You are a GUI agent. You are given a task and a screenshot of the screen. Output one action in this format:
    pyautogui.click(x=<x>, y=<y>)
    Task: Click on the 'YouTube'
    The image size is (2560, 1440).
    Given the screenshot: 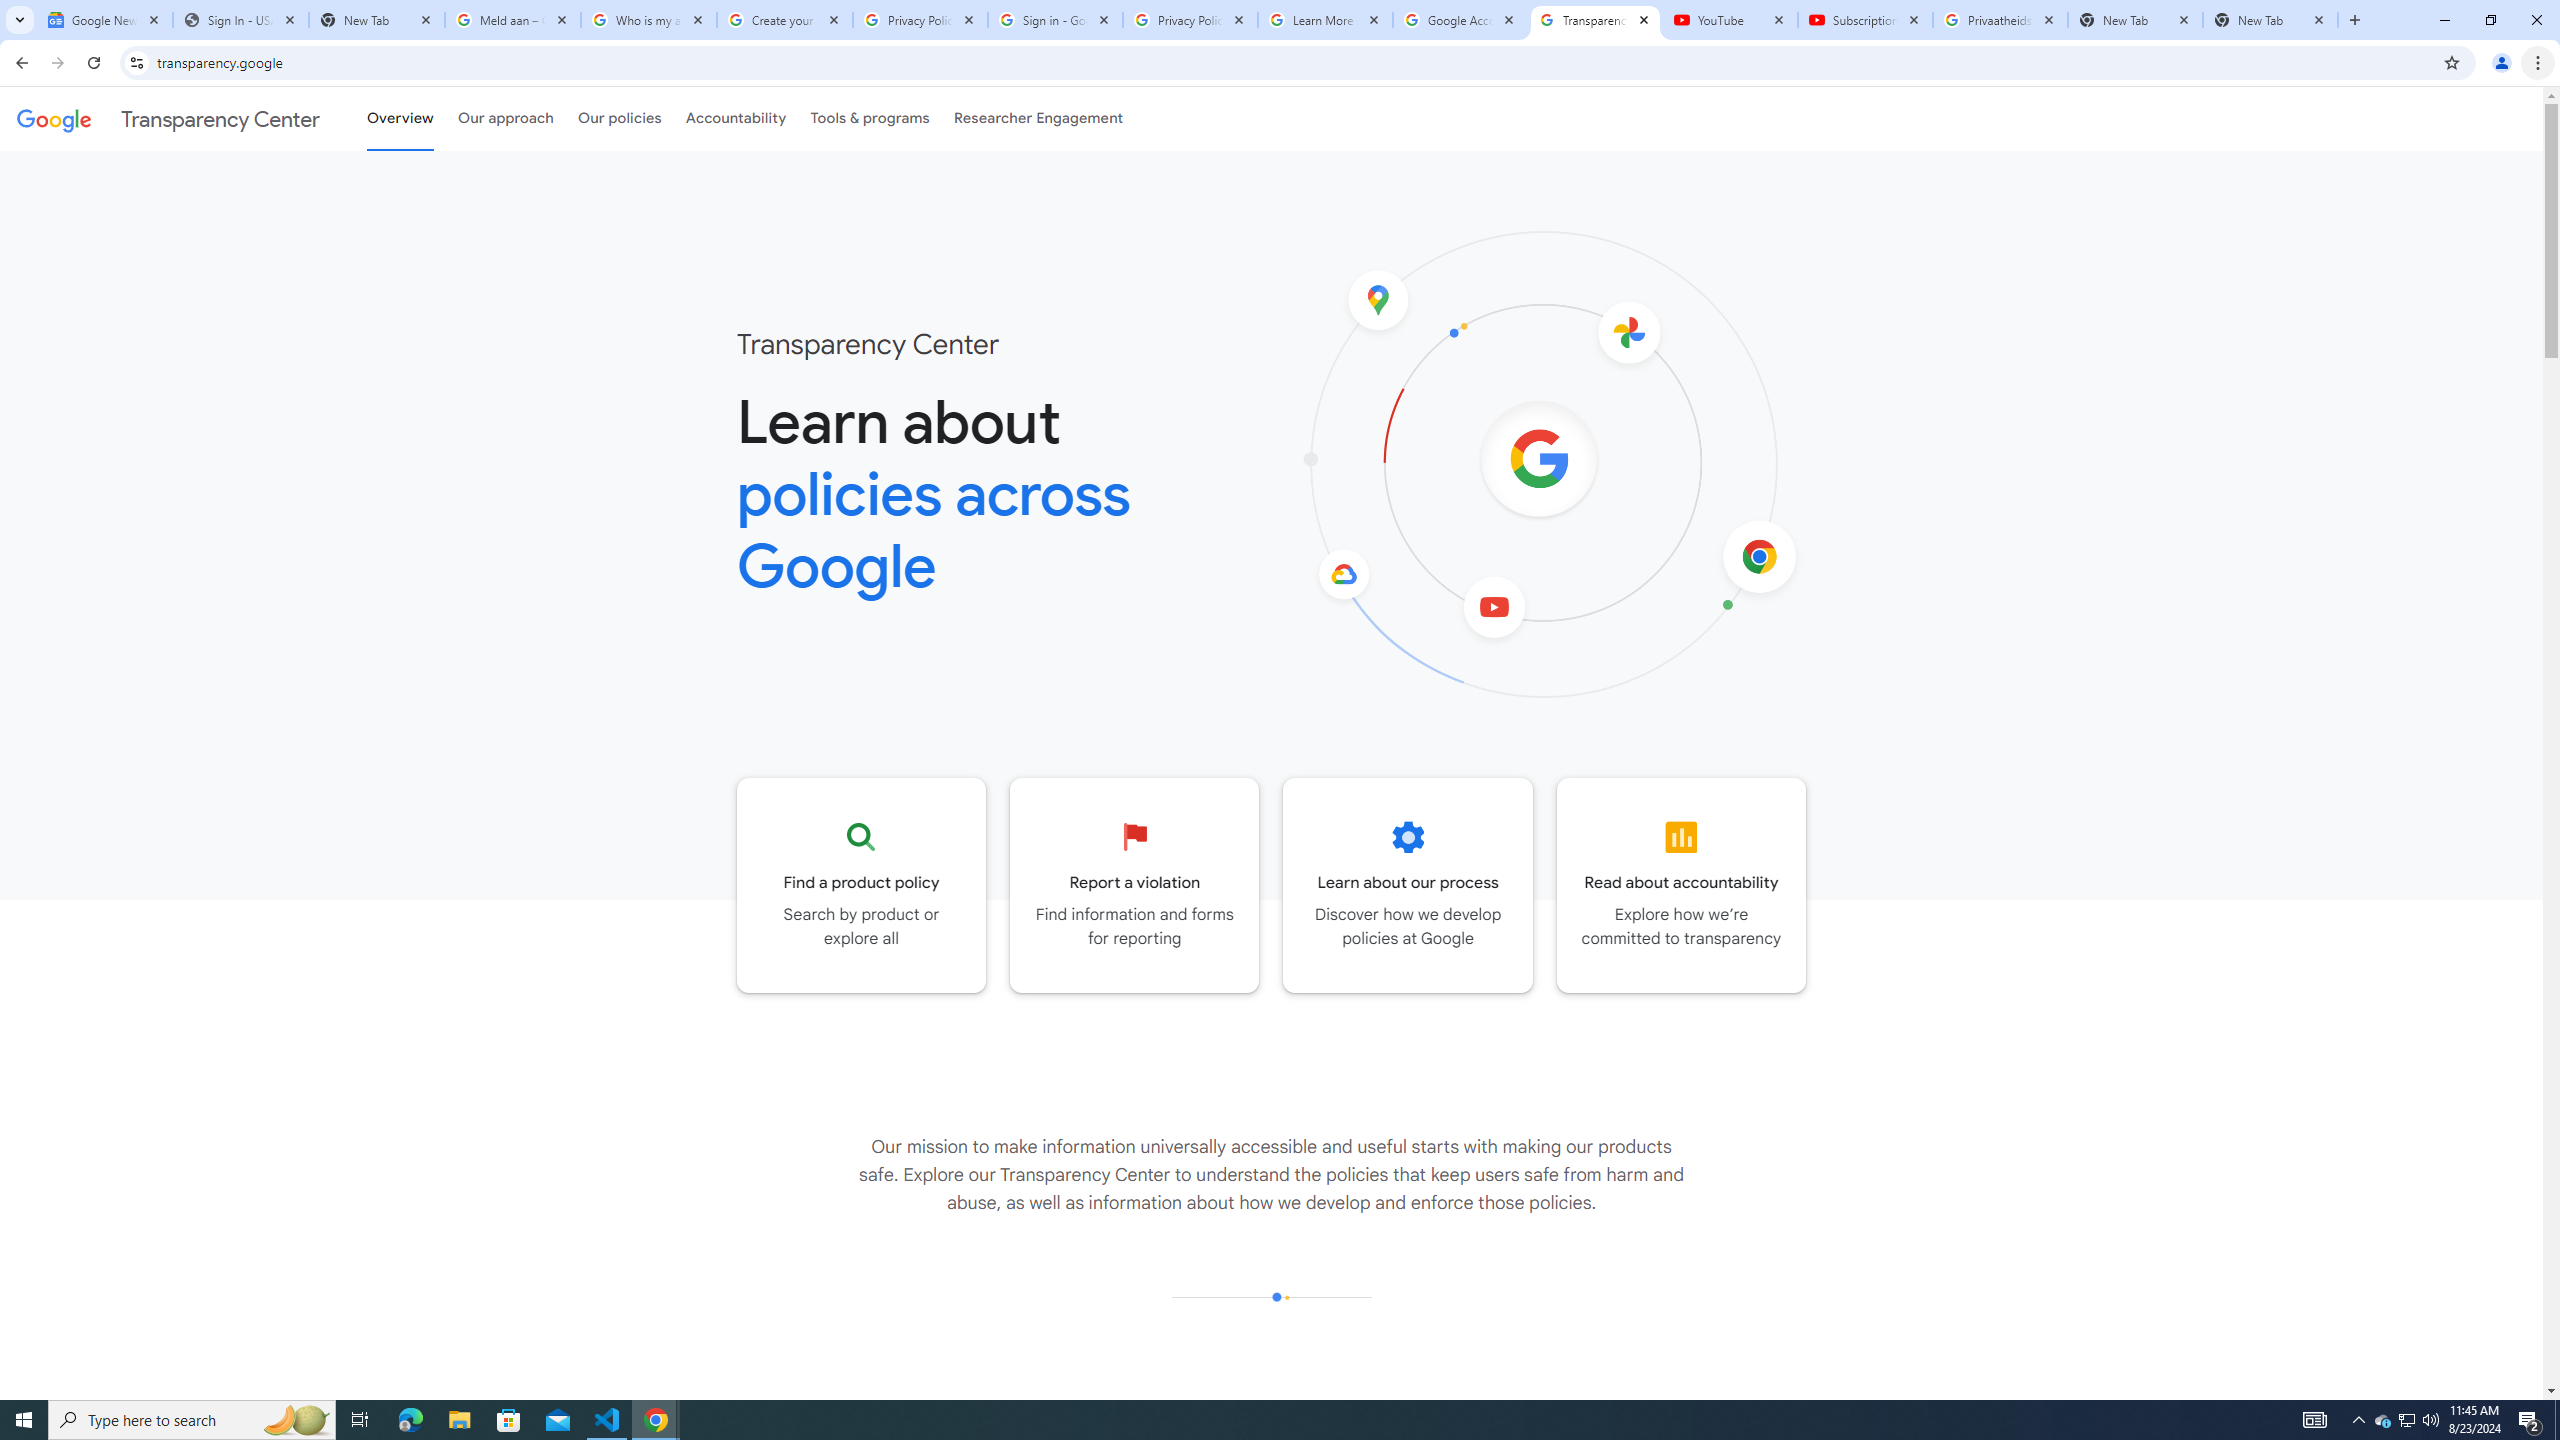 What is the action you would take?
    pyautogui.click(x=1729, y=19)
    